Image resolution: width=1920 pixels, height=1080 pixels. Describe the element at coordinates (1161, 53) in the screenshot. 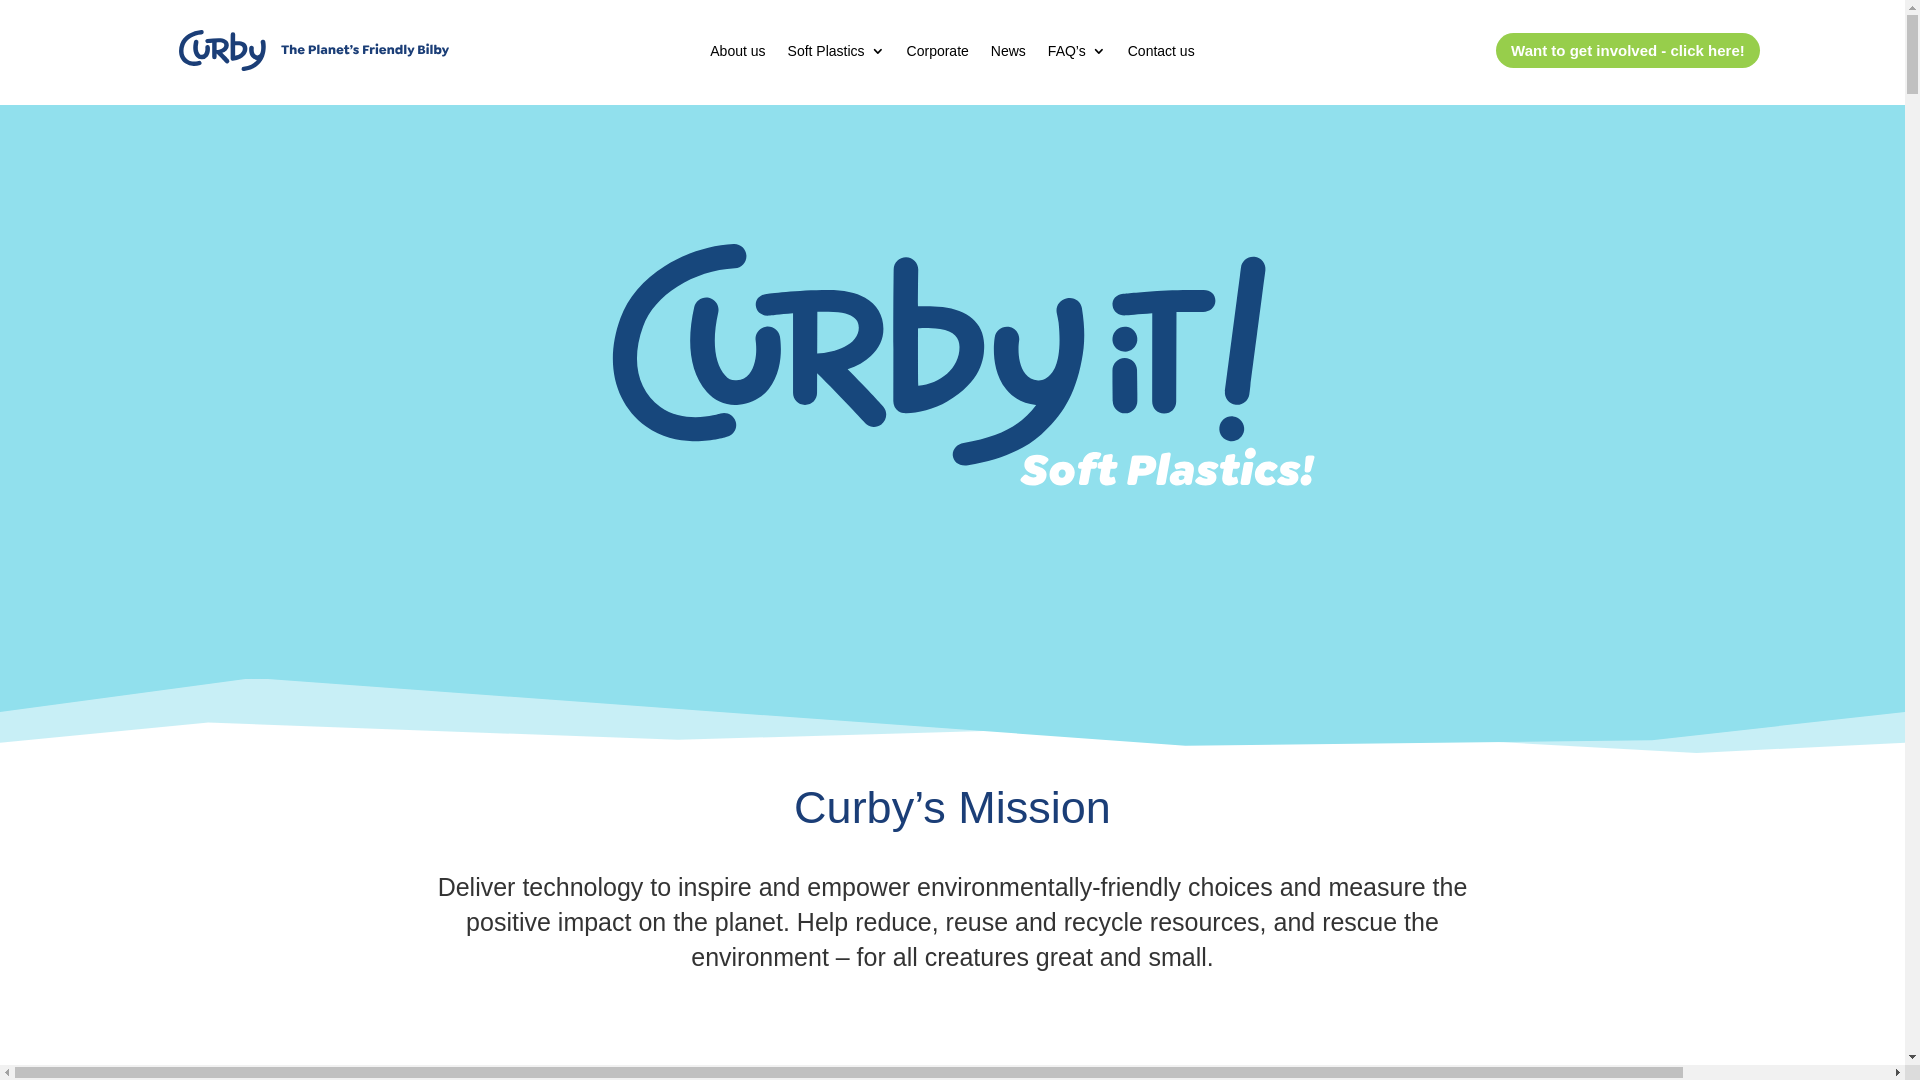

I see `'Contact us'` at that location.